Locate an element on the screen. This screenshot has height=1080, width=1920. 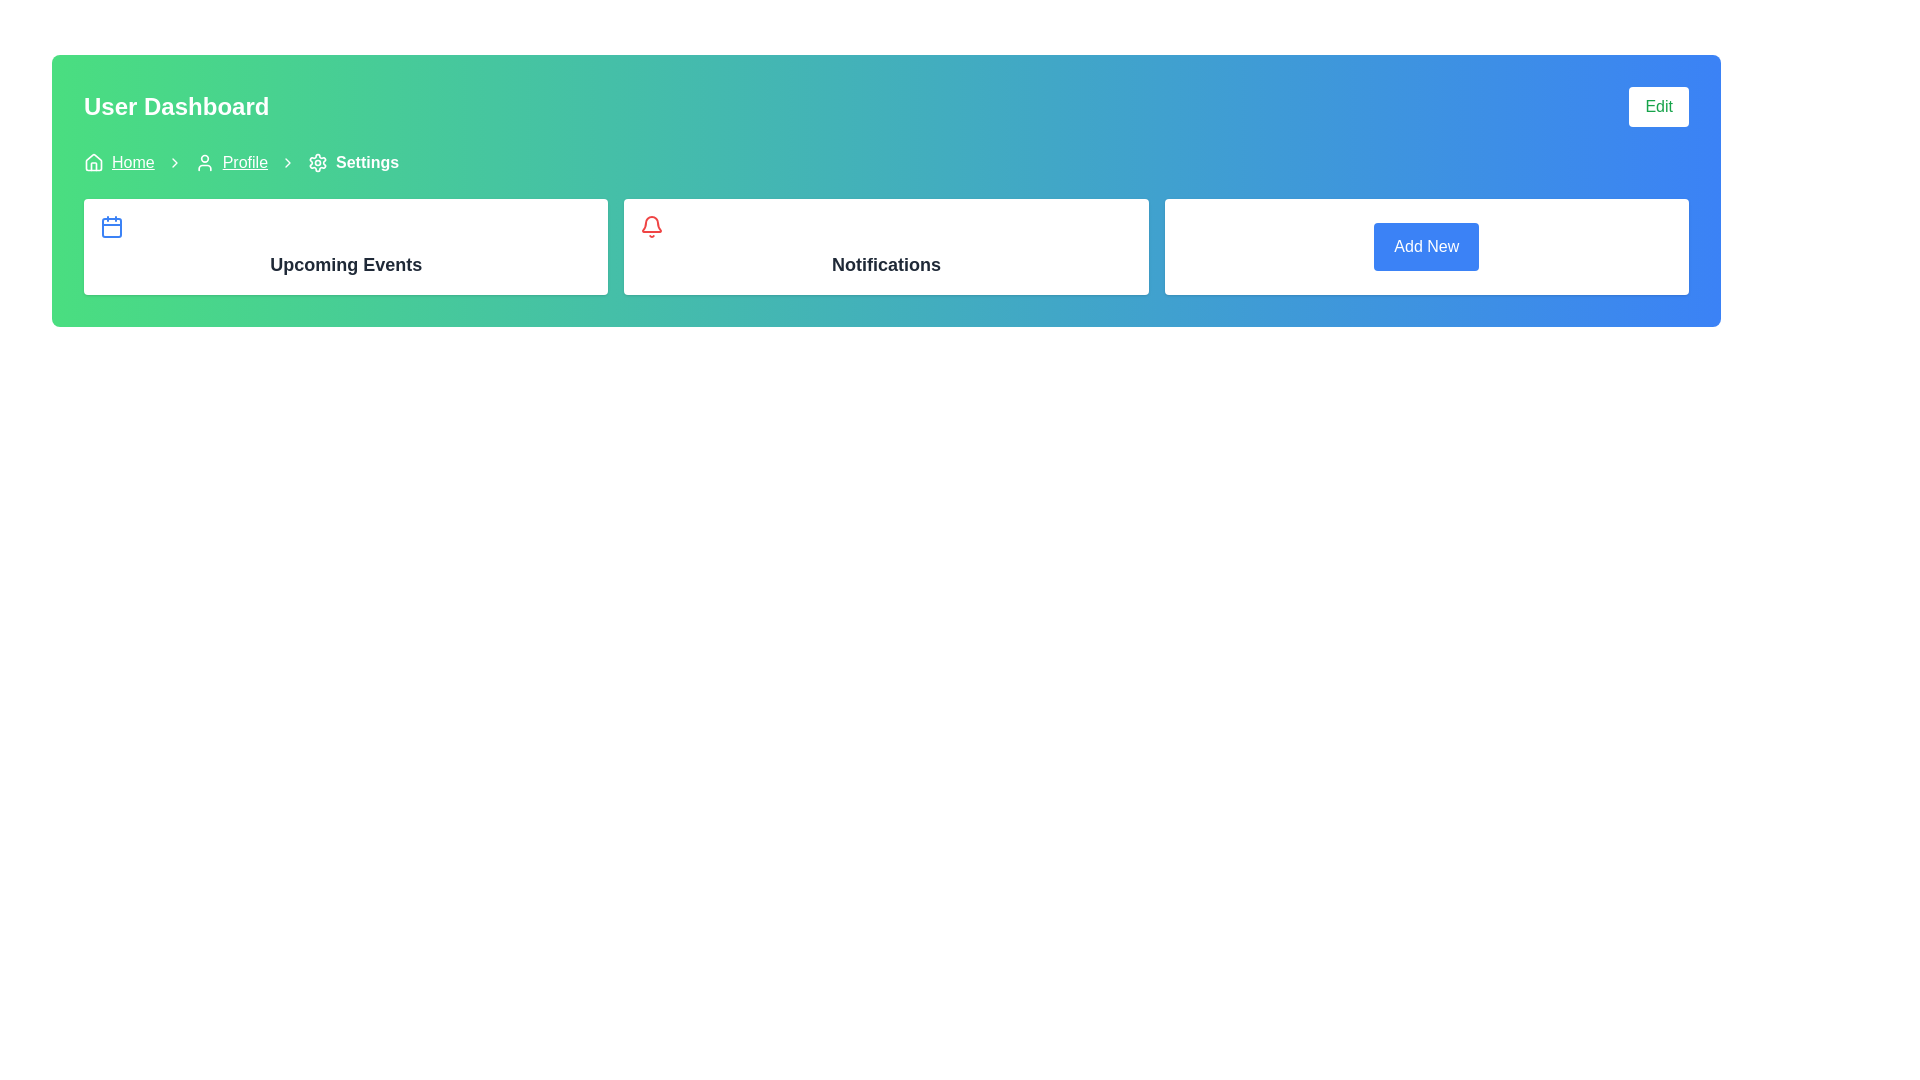
the Rectangle (SVG Element) that is part of the calendar icon located next to the 'Upcoming Events' label in the page header is located at coordinates (110, 226).